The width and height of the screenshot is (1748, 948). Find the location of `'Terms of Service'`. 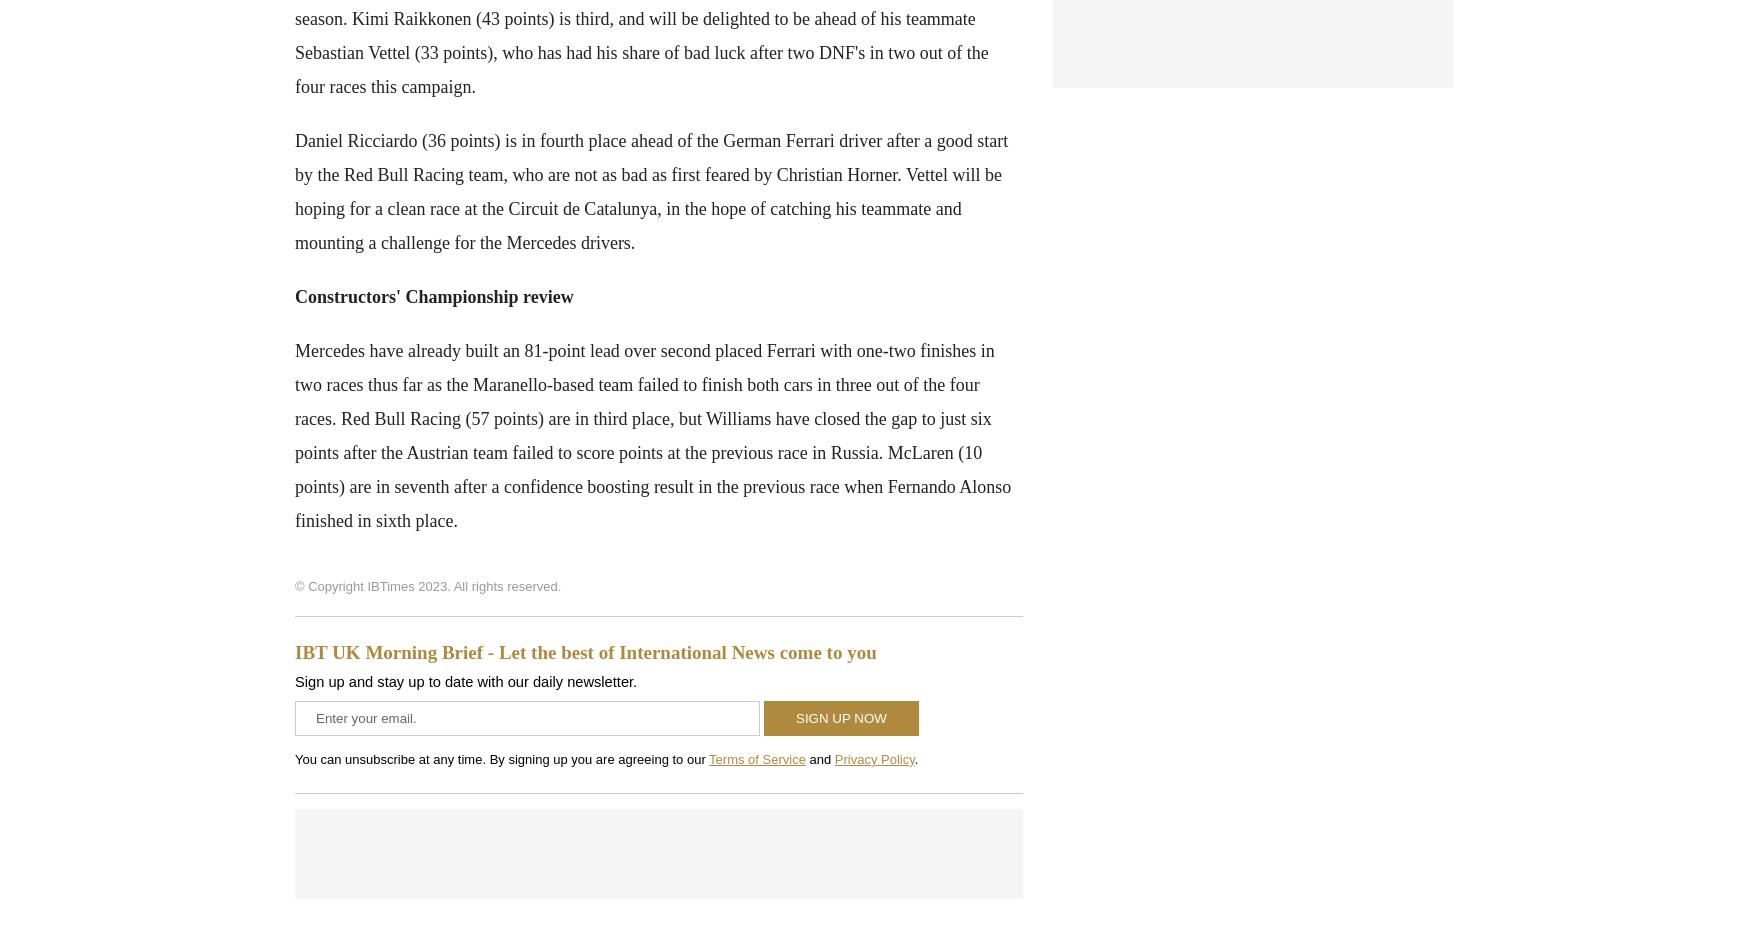

'Terms of Service' is located at coordinates (708, 758).